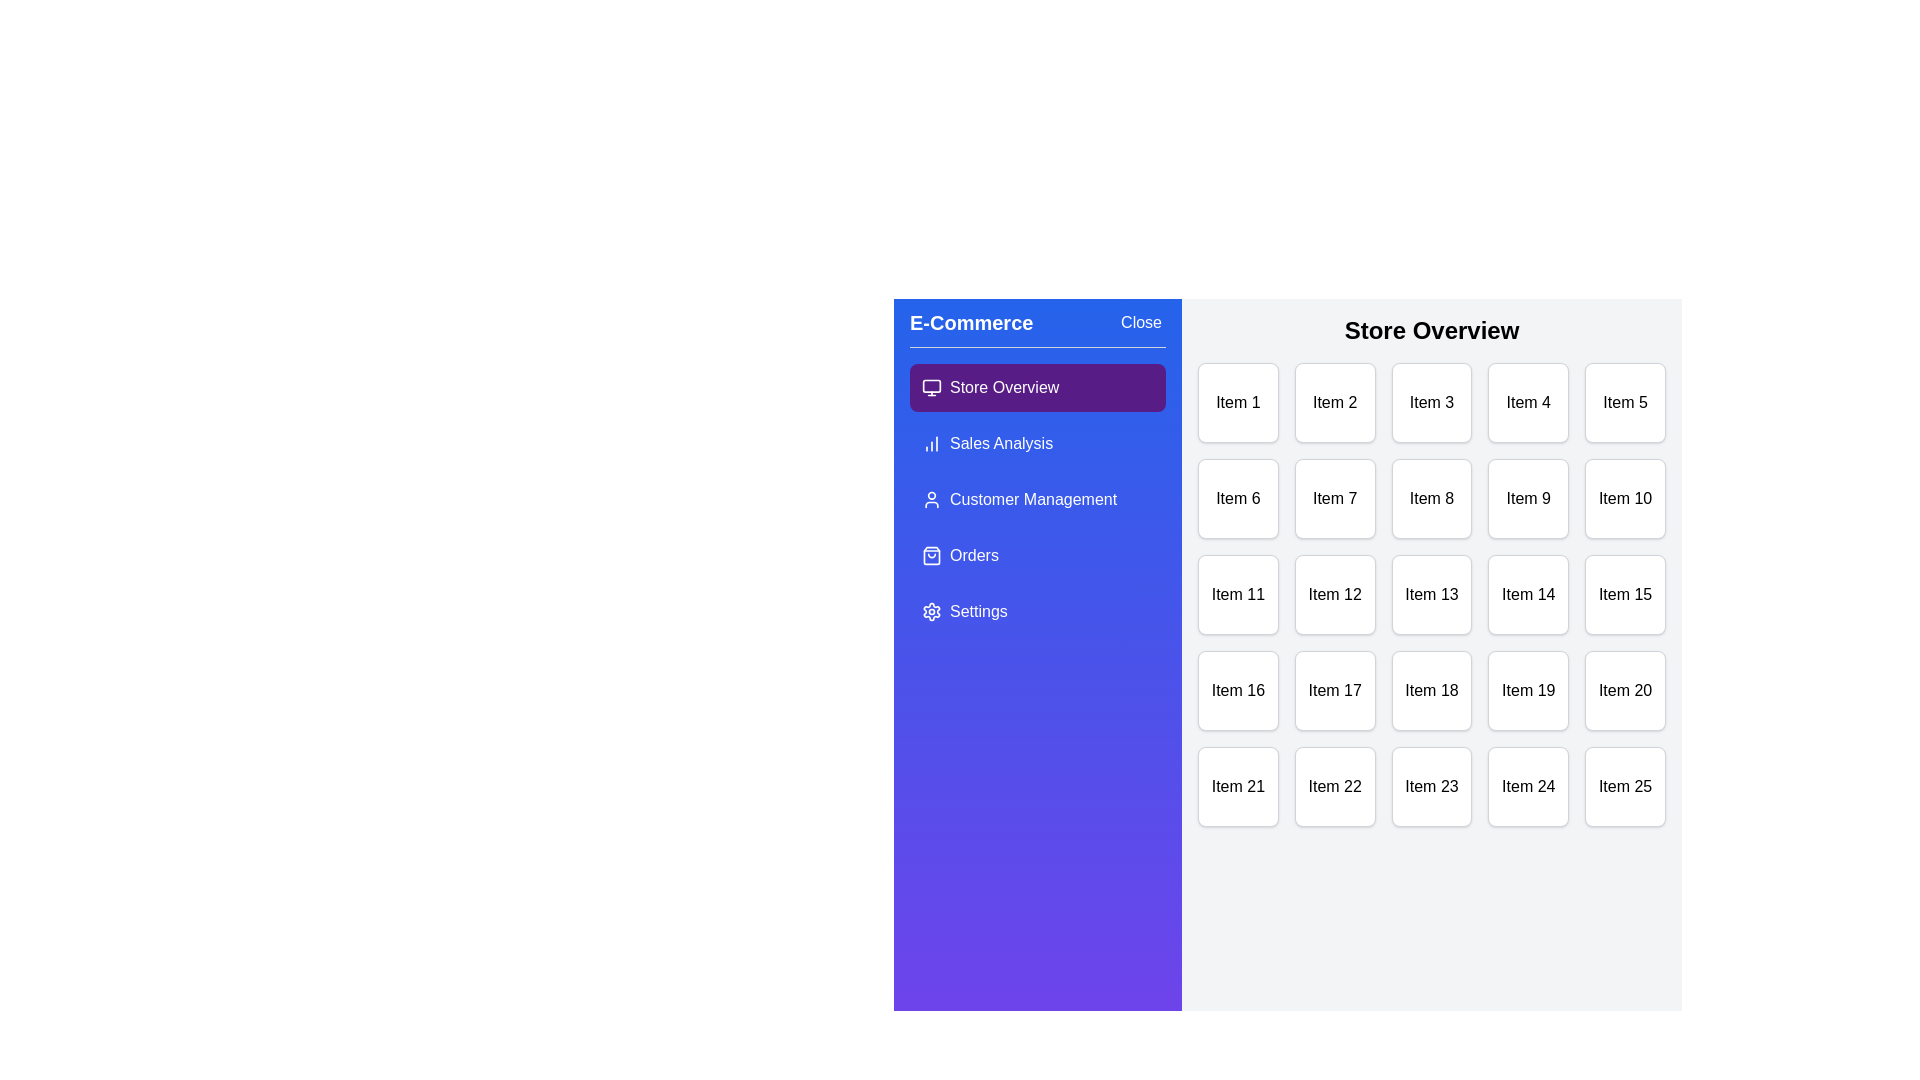 This screenshot has height=1080, width=1920. I want to click on 'Close' button to hide the drawer, so click(1141, 322).